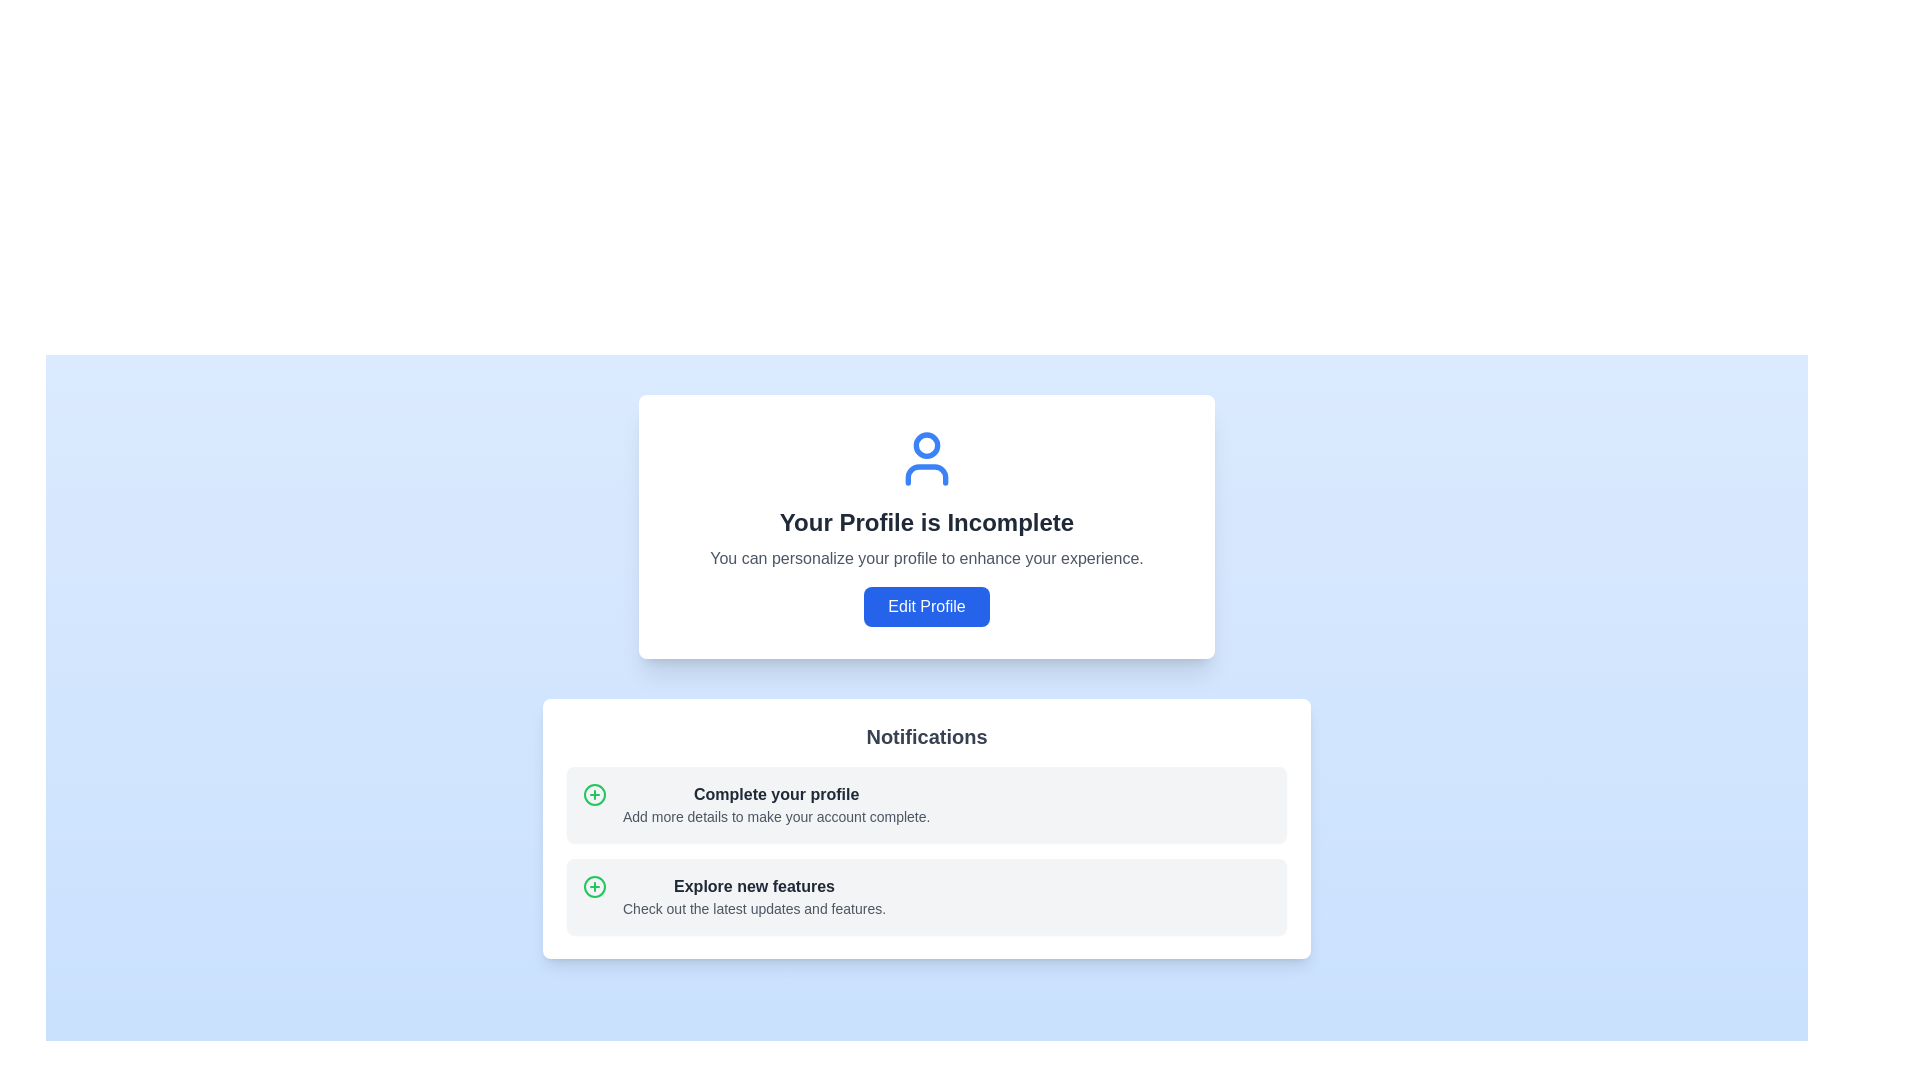 The image size is (1920, 1080). What do you see at coordinates (925, 474) in the screenshot?
I see `the torso portion of the user icon, which is positioned below the circular head shape in the central card containing the profile status message` at bounding box center [925, 474].